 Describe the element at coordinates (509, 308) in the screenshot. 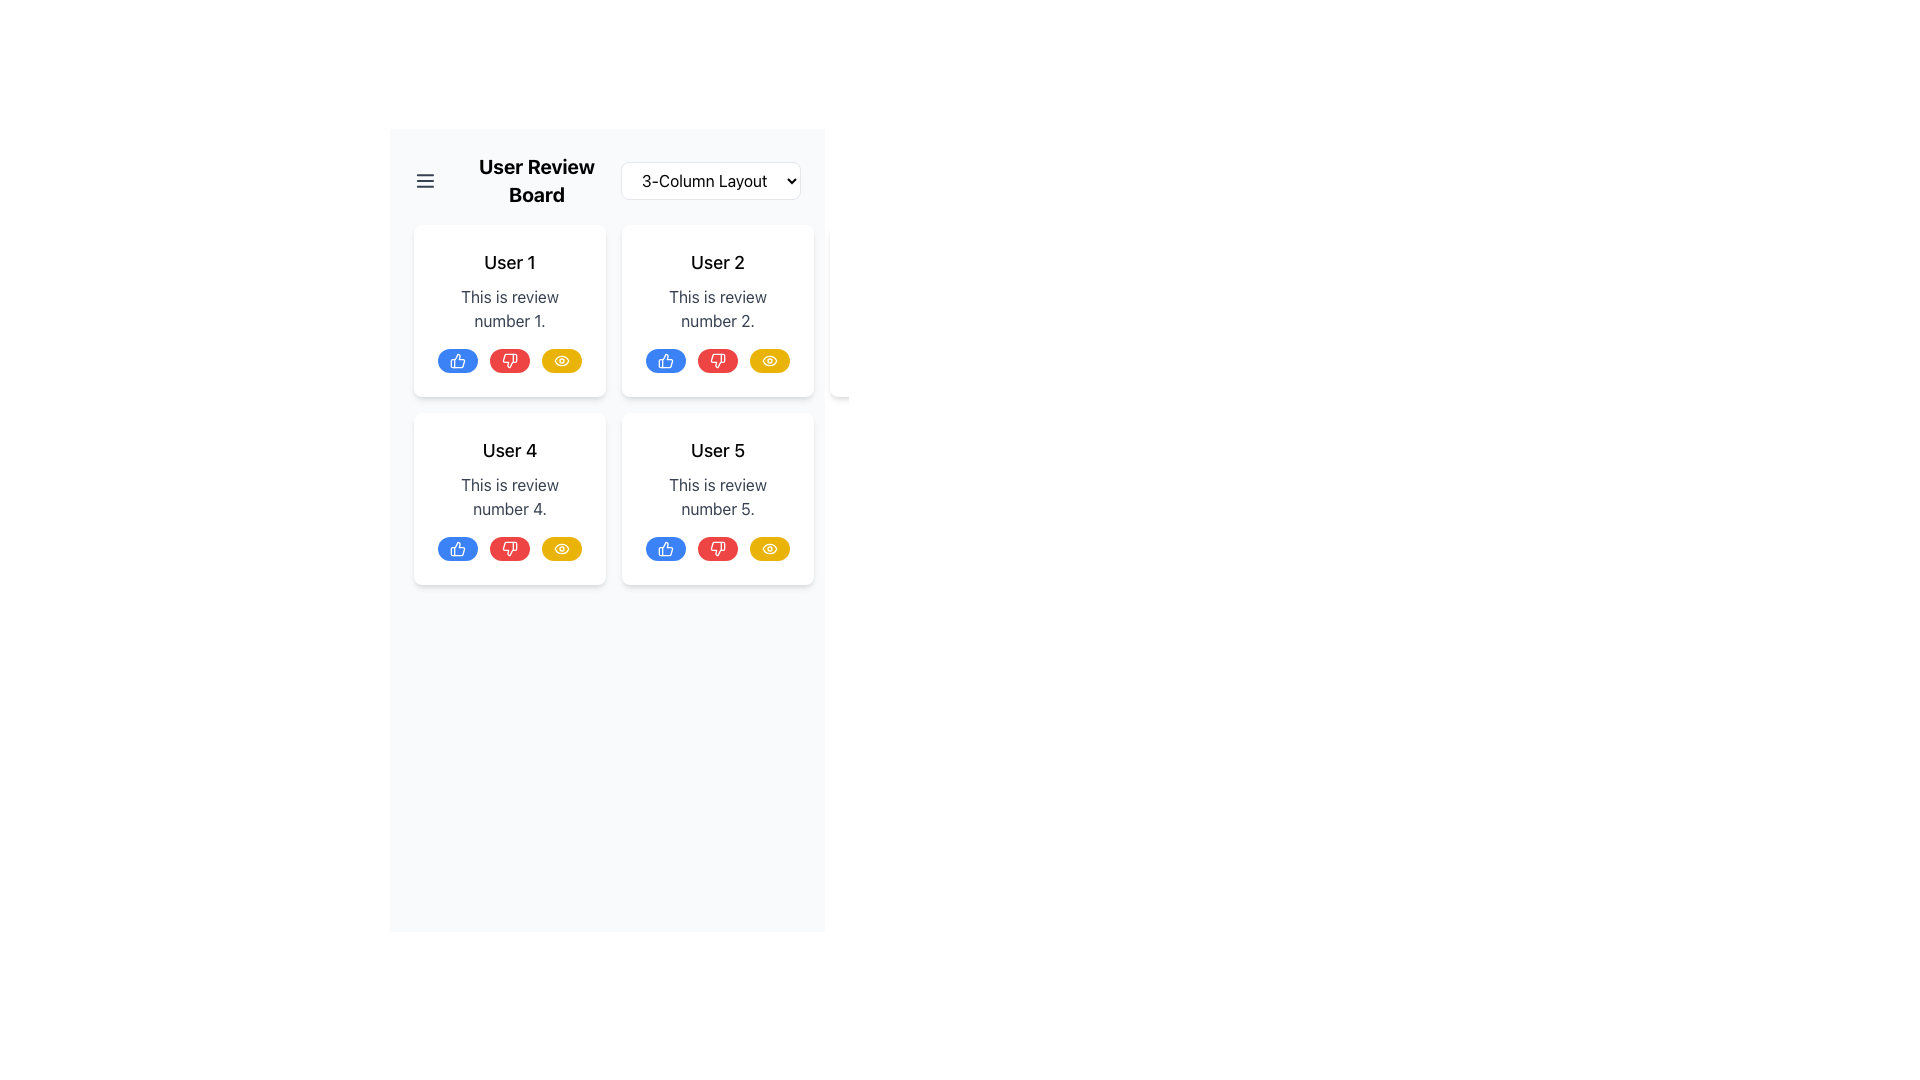

I see `the text block that provides a user review, located below the heading 'User 1' in the top-left card of the 3-column review layout grid` at that location.